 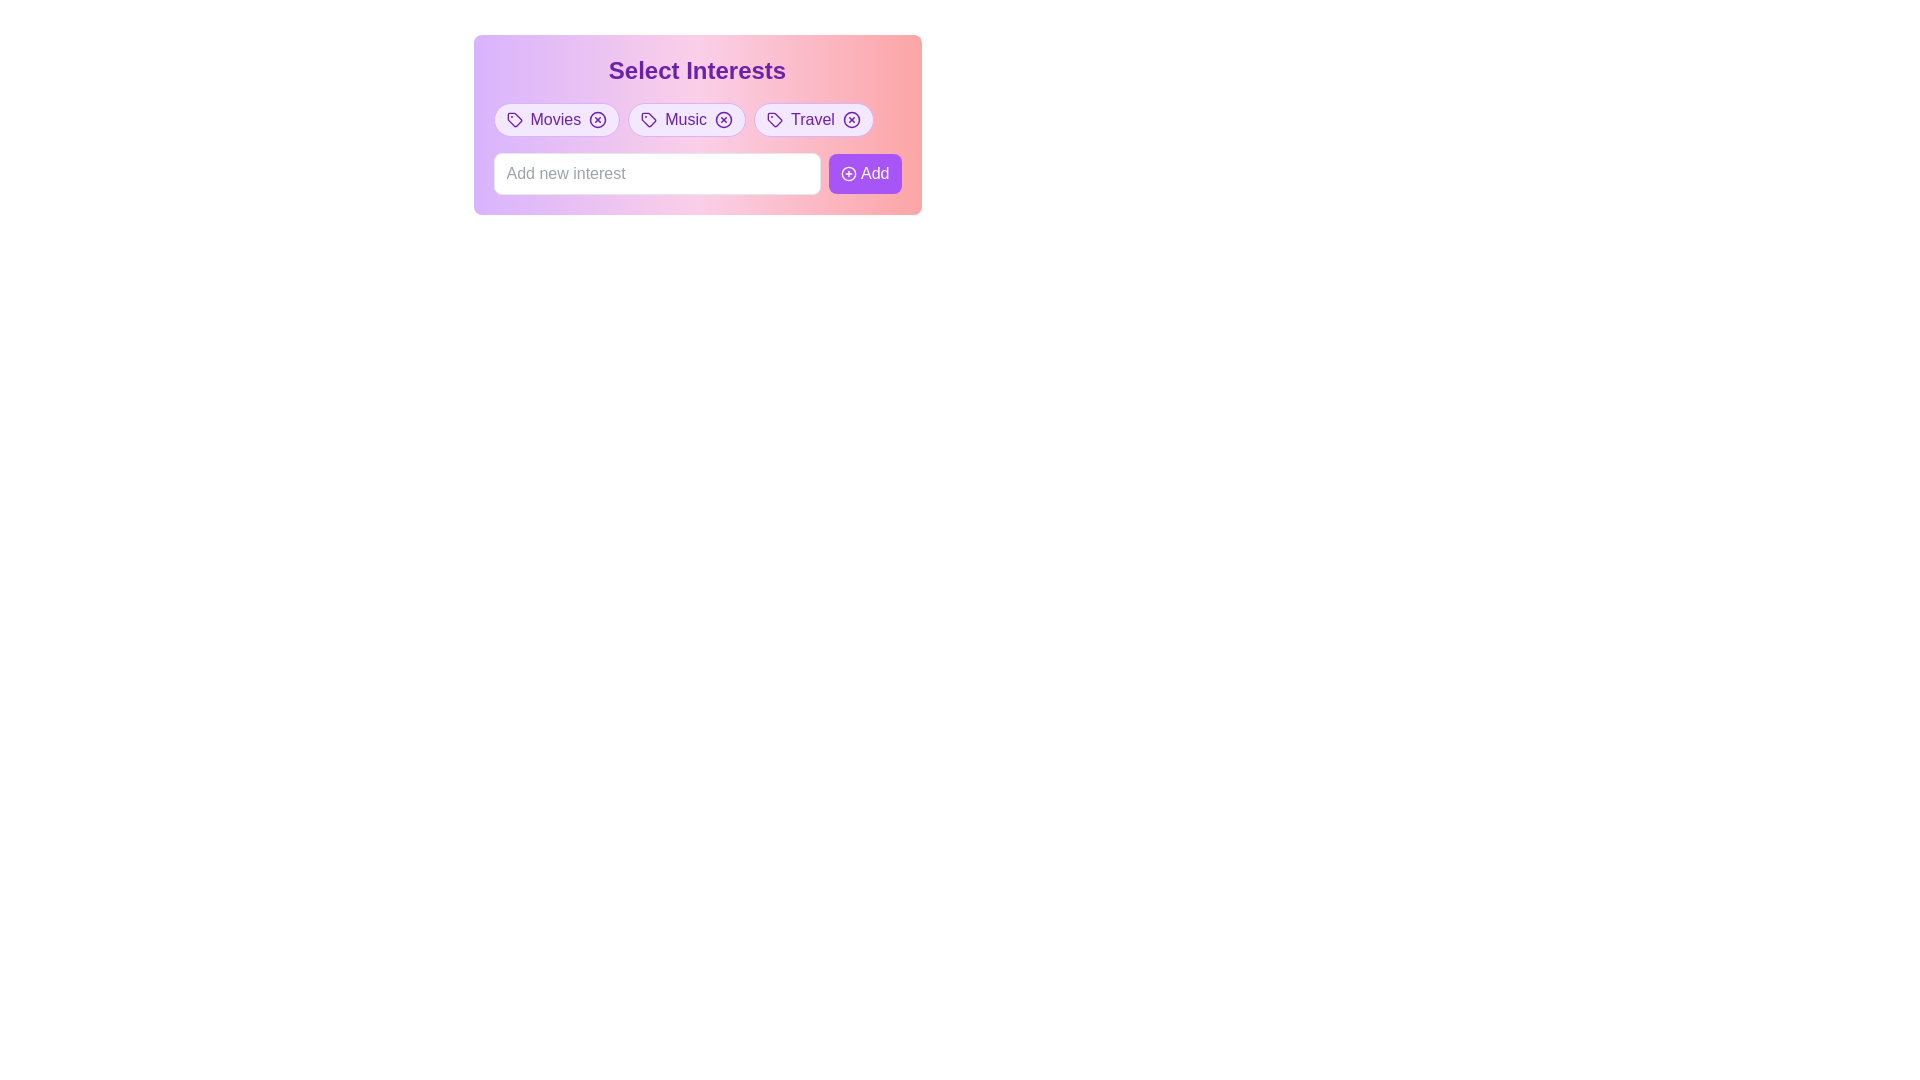 I want to click on the 'Add new interest' button to change its appearance, which is located to the right of the text input field, so click(x=865, y=172).